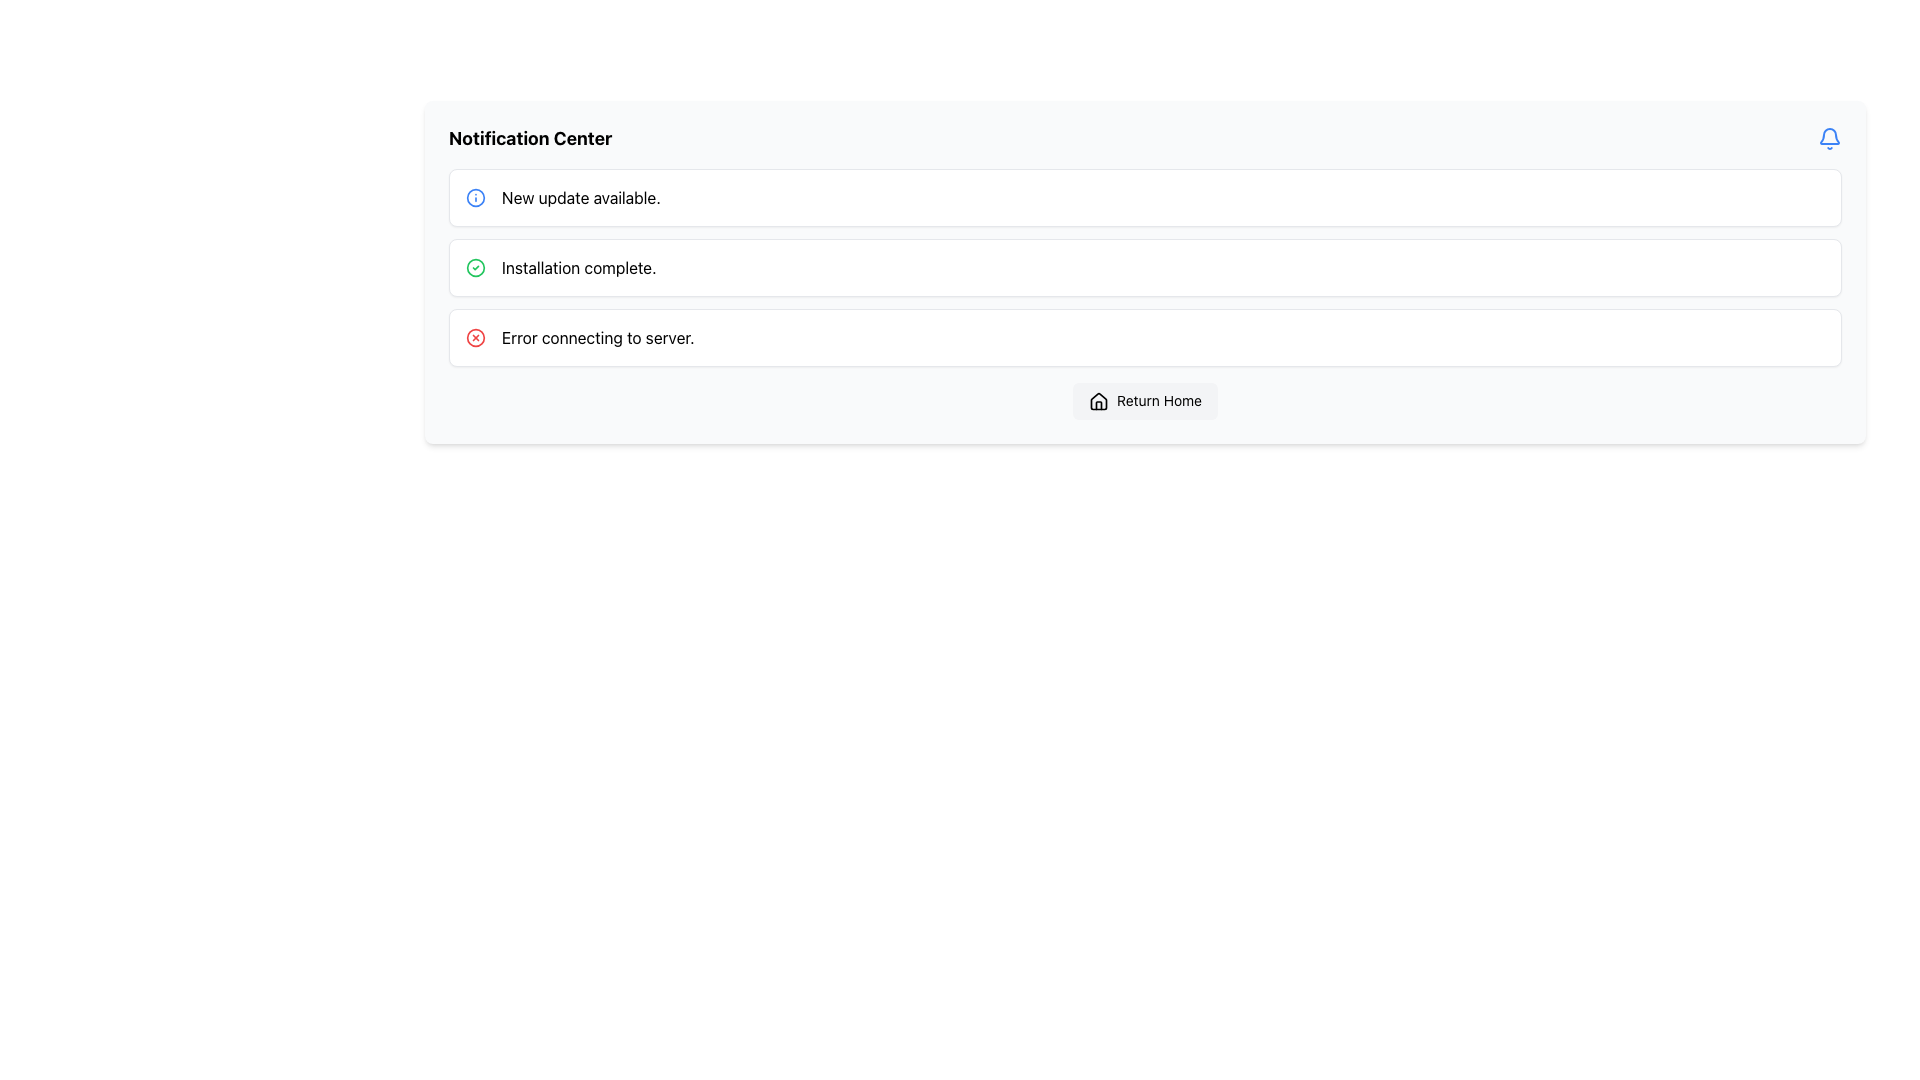  I want to click on the Text Label element displaying 'New update available.' which is styled in black on a white background card at the top of the stack of notifications, so click(580, 197).